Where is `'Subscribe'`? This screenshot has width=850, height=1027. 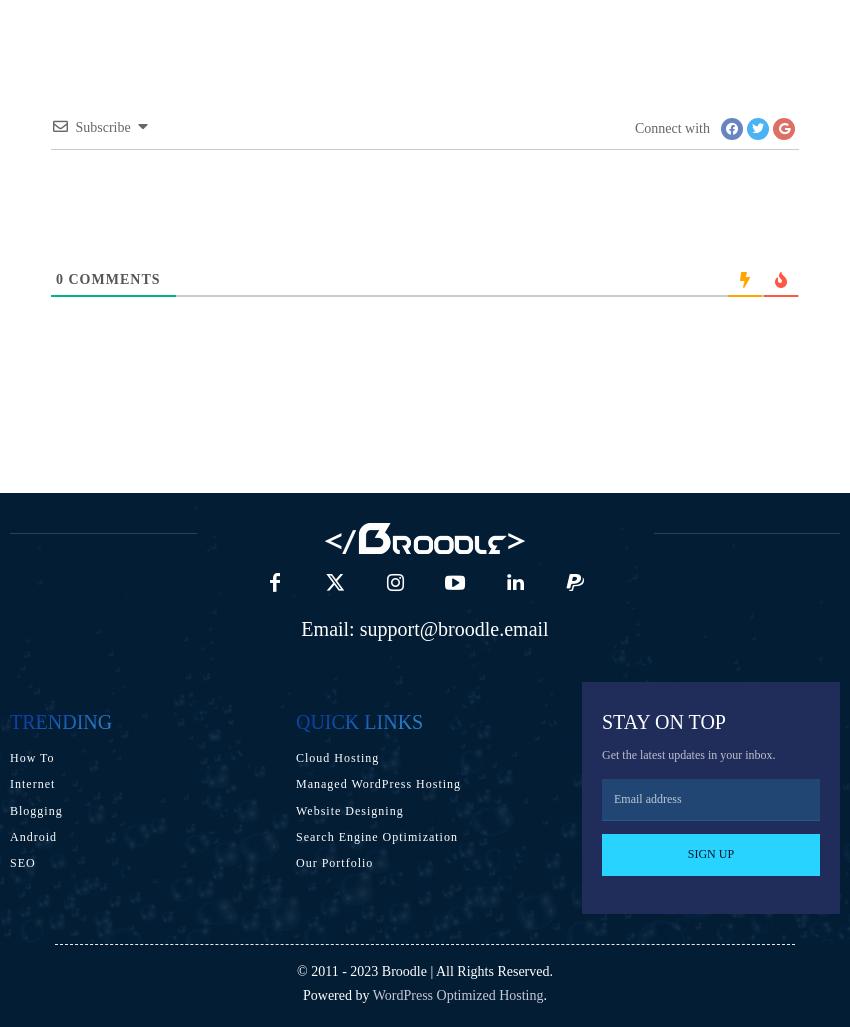
'Subscribe' is located at coordinates (101, 126).